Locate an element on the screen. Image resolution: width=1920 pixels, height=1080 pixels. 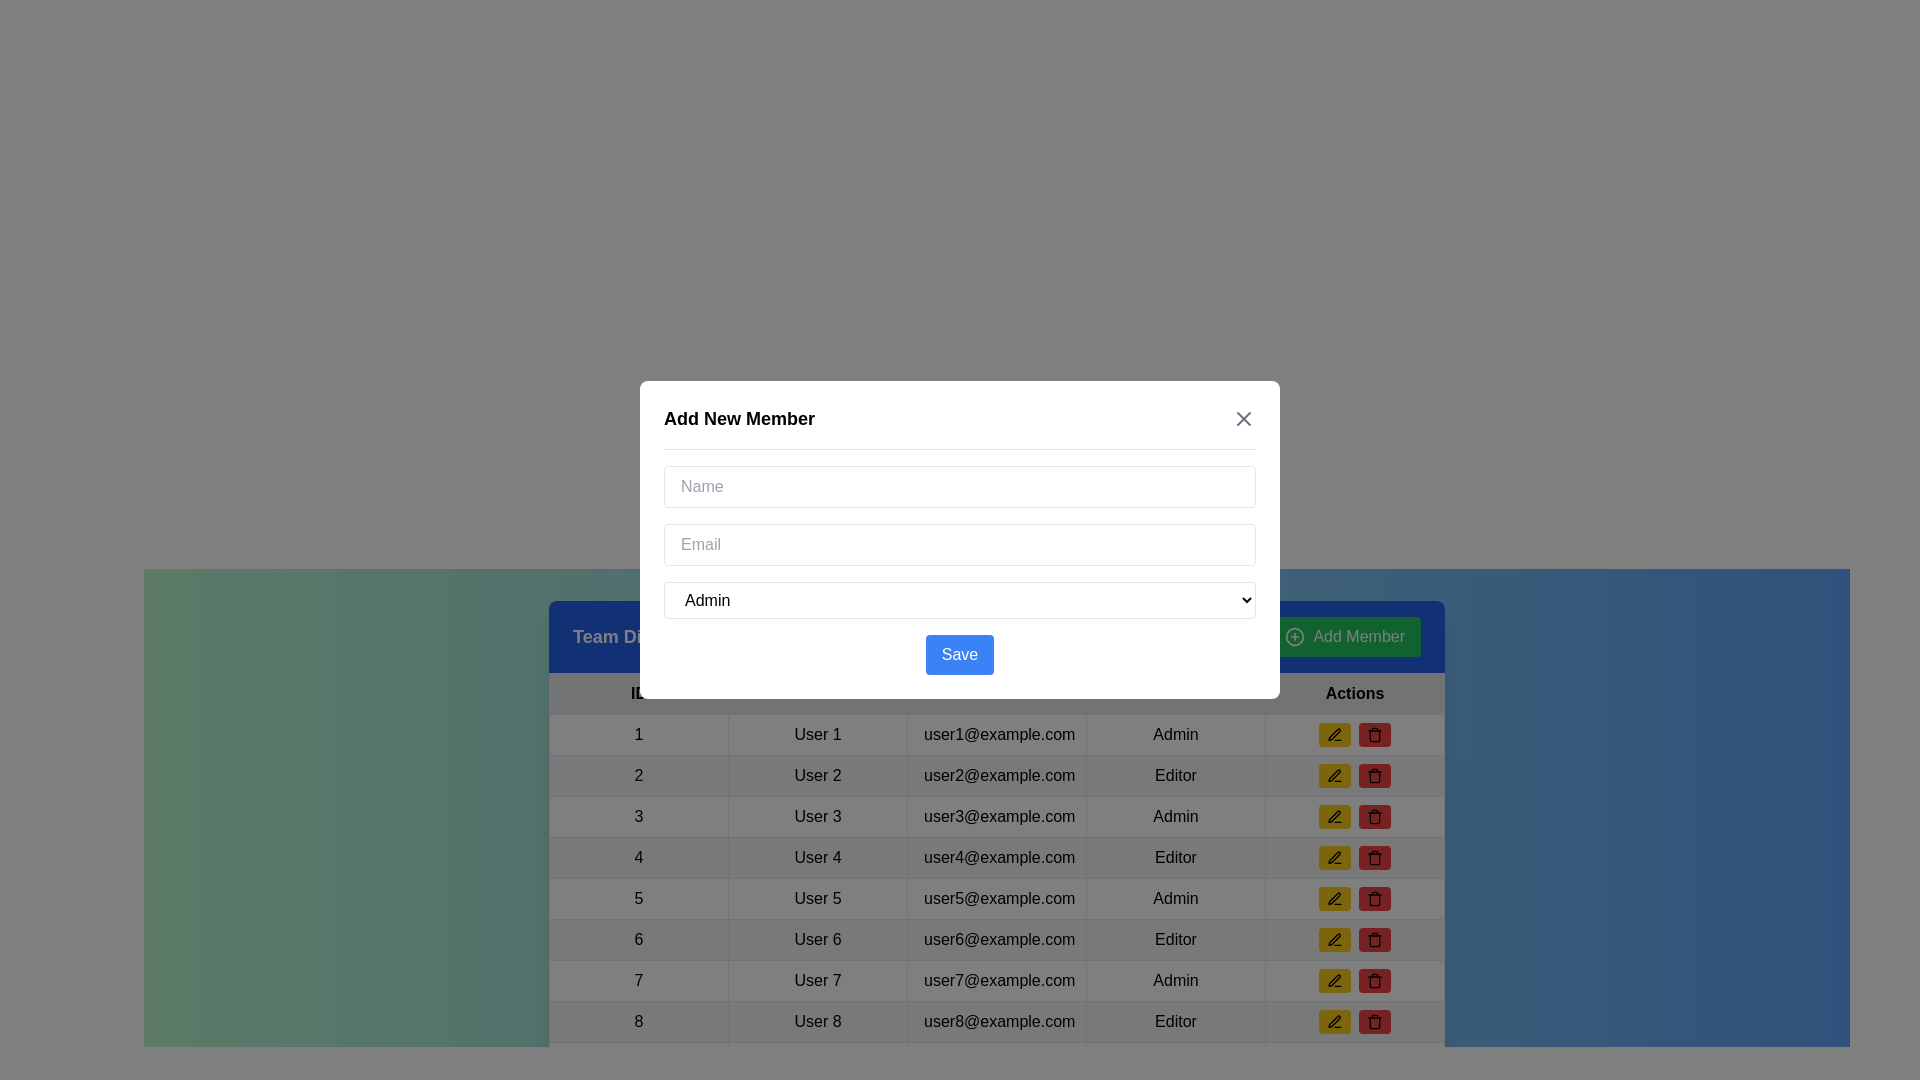
text displayed in the cell containing 'user7@example.com', located in the third cell of the row labeled '7' in the table is located at coordinates (997, 979).